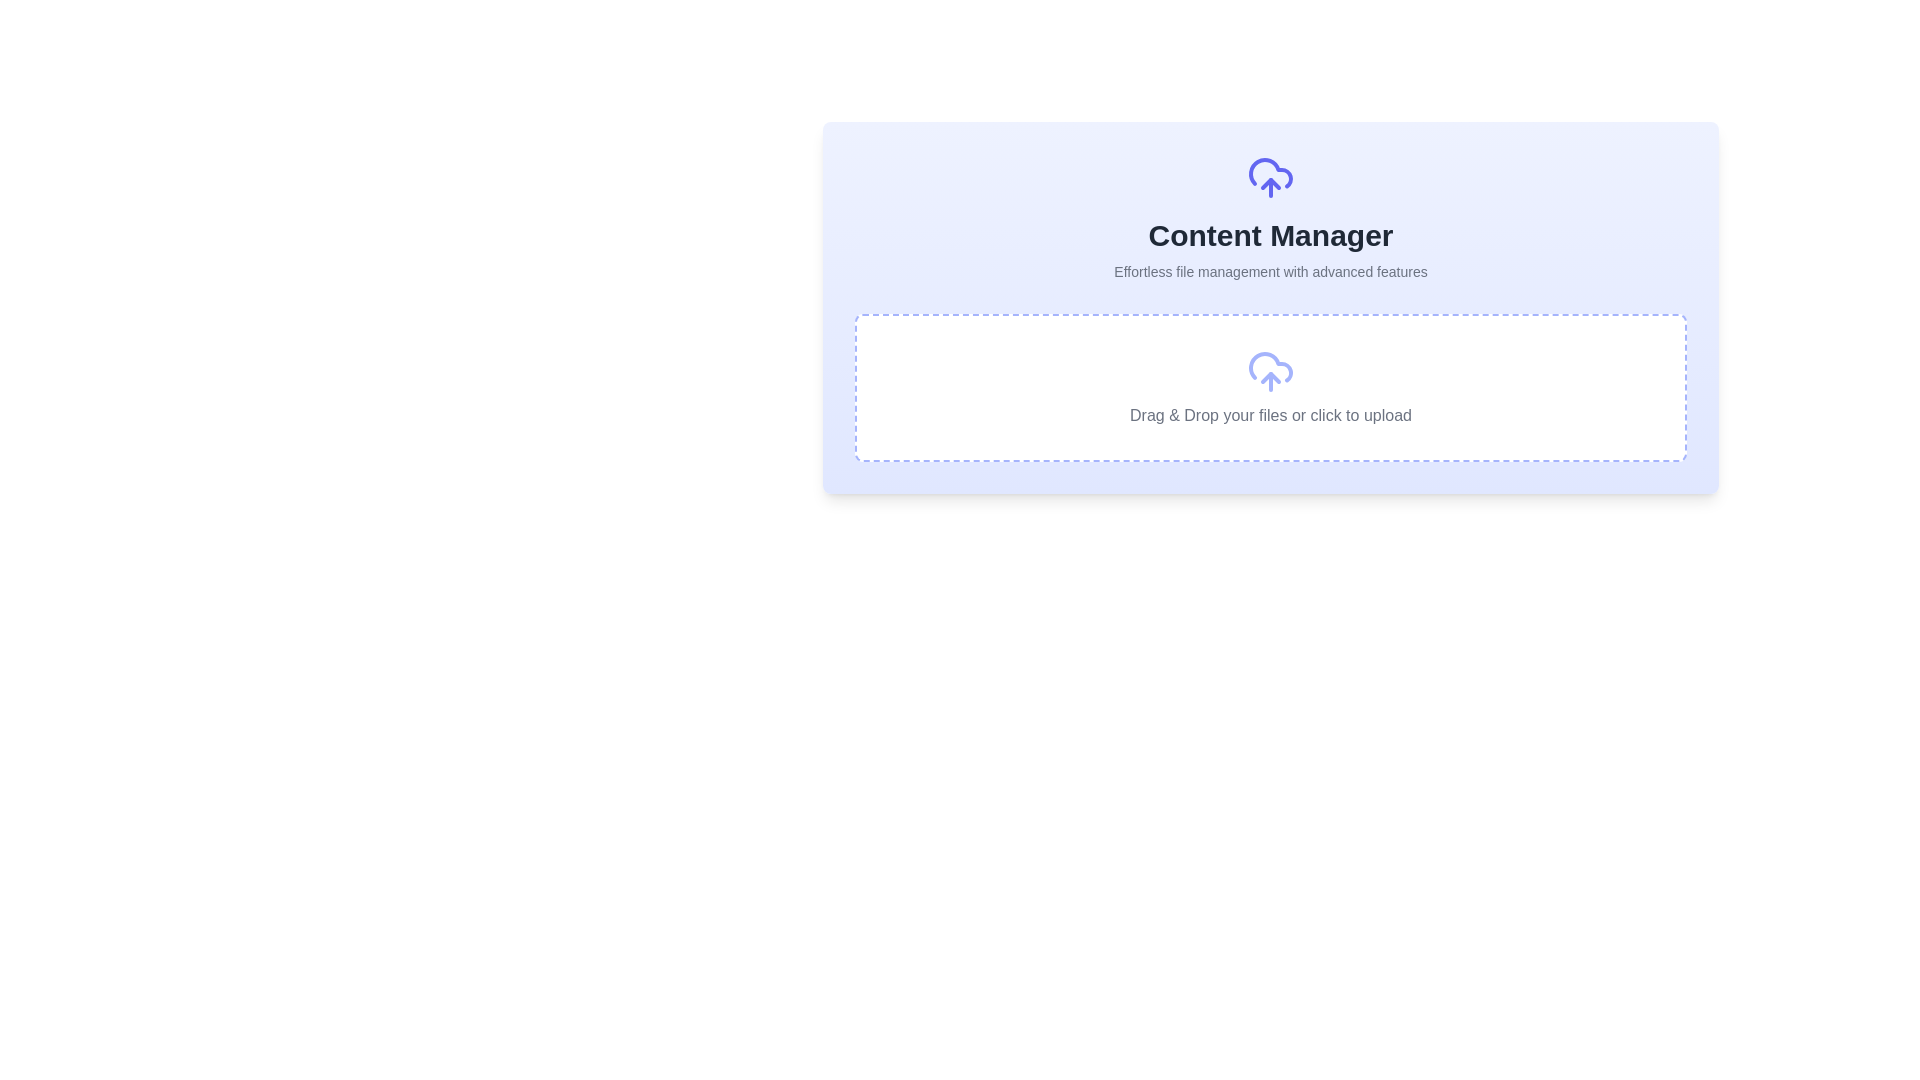 The height and width of the screenshot is (1080, 1920). I want to click on the upward arrow component of the cloud-upload icon, which is centered within the graphical cloud shape above the 'Content Manager' title, so click(1270, 184).